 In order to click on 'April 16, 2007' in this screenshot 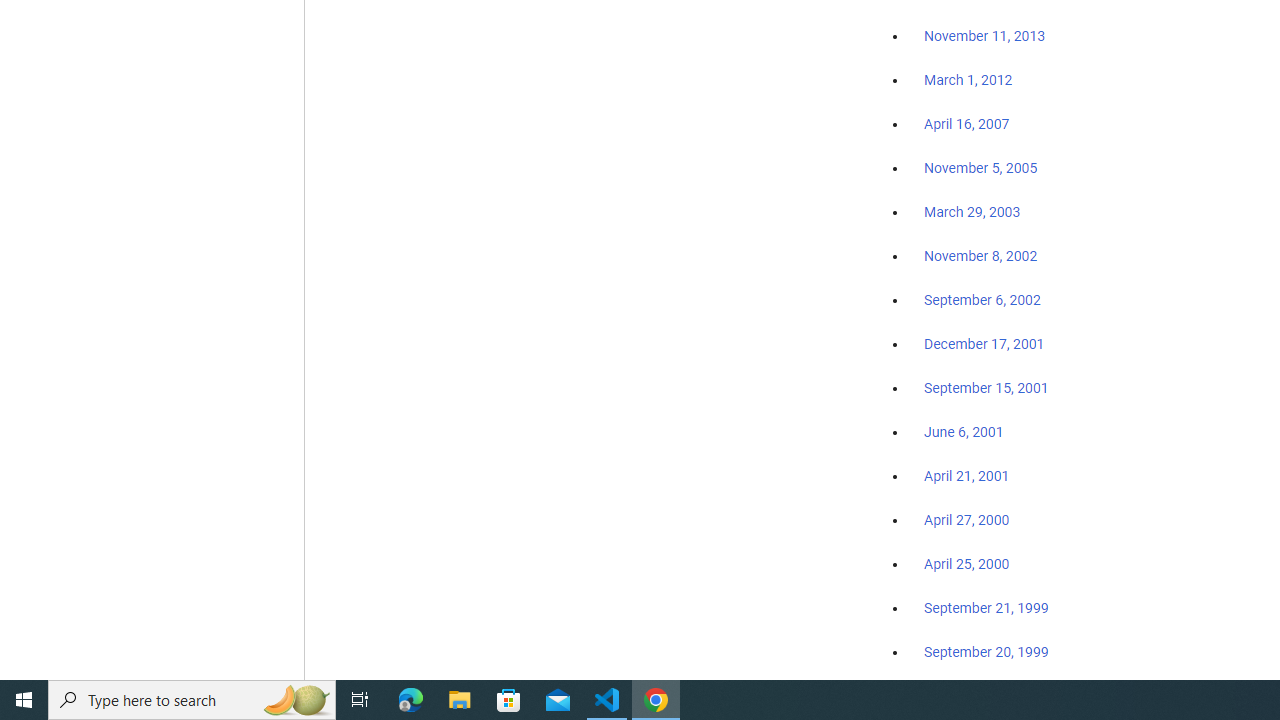, I will do `click(967, 124)`.